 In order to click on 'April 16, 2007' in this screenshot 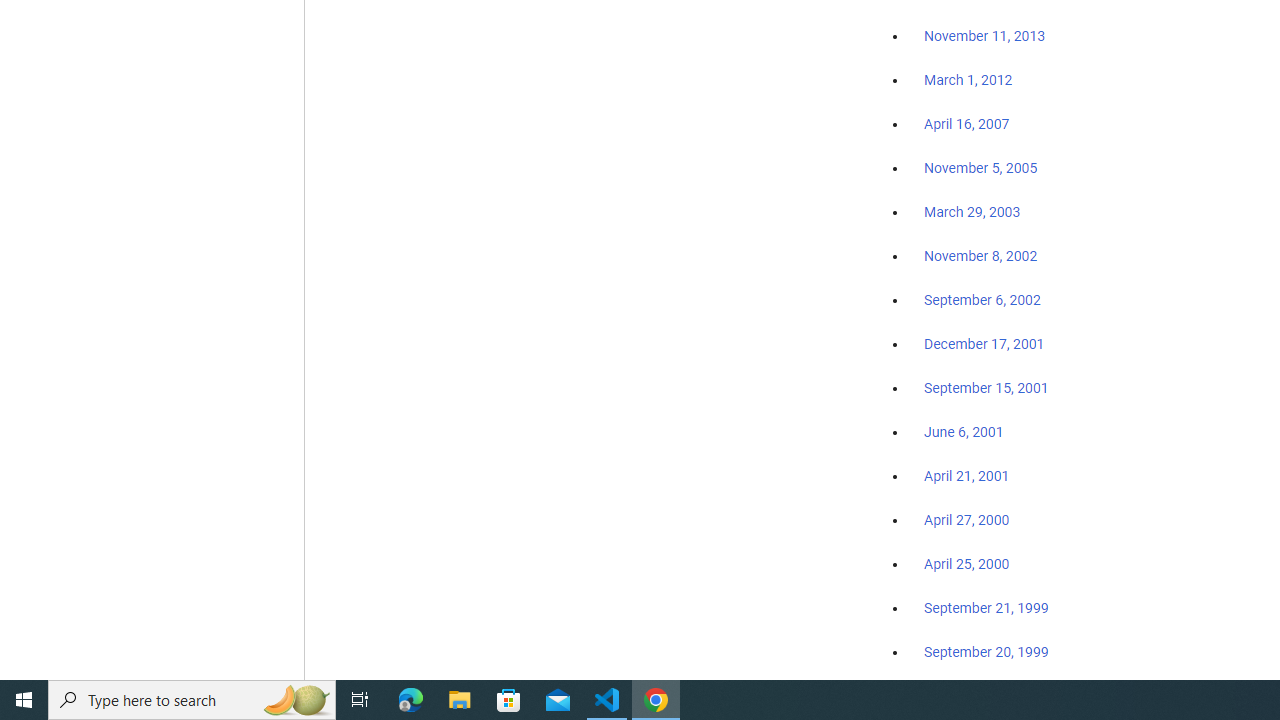, I will do `click(967, 124)`.